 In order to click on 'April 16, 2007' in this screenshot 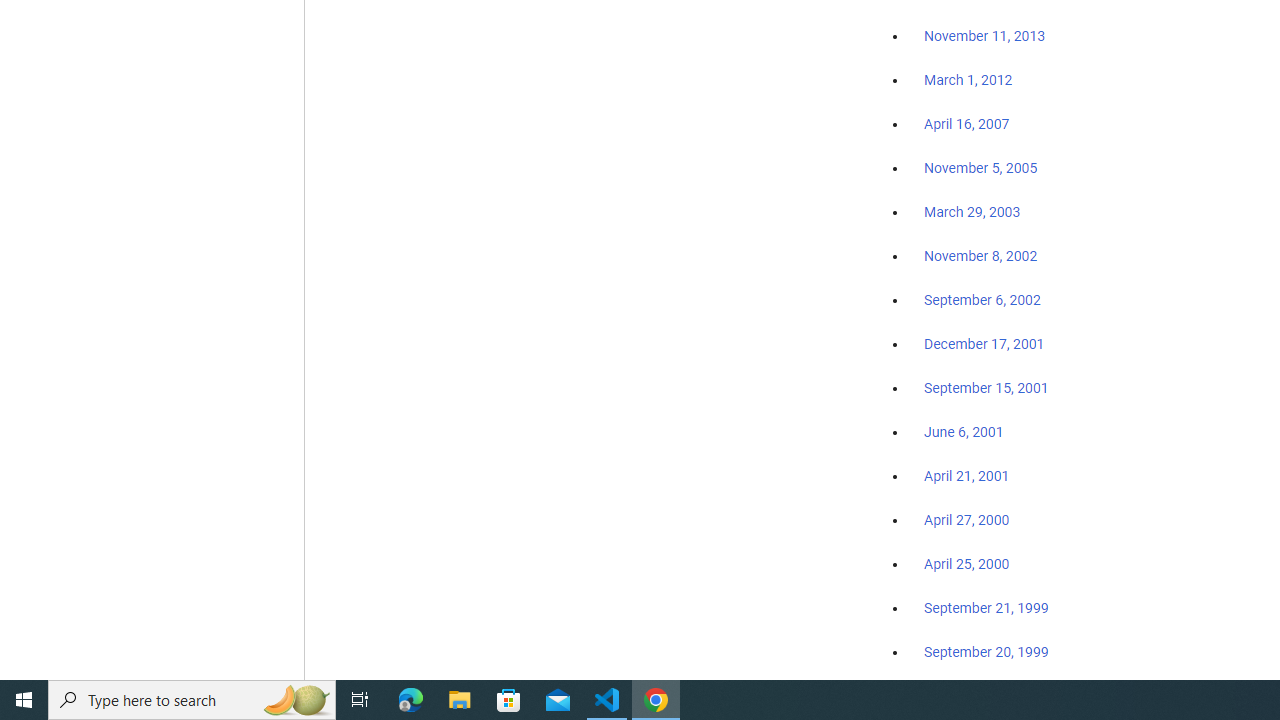, I will do `click(967, 124)`.